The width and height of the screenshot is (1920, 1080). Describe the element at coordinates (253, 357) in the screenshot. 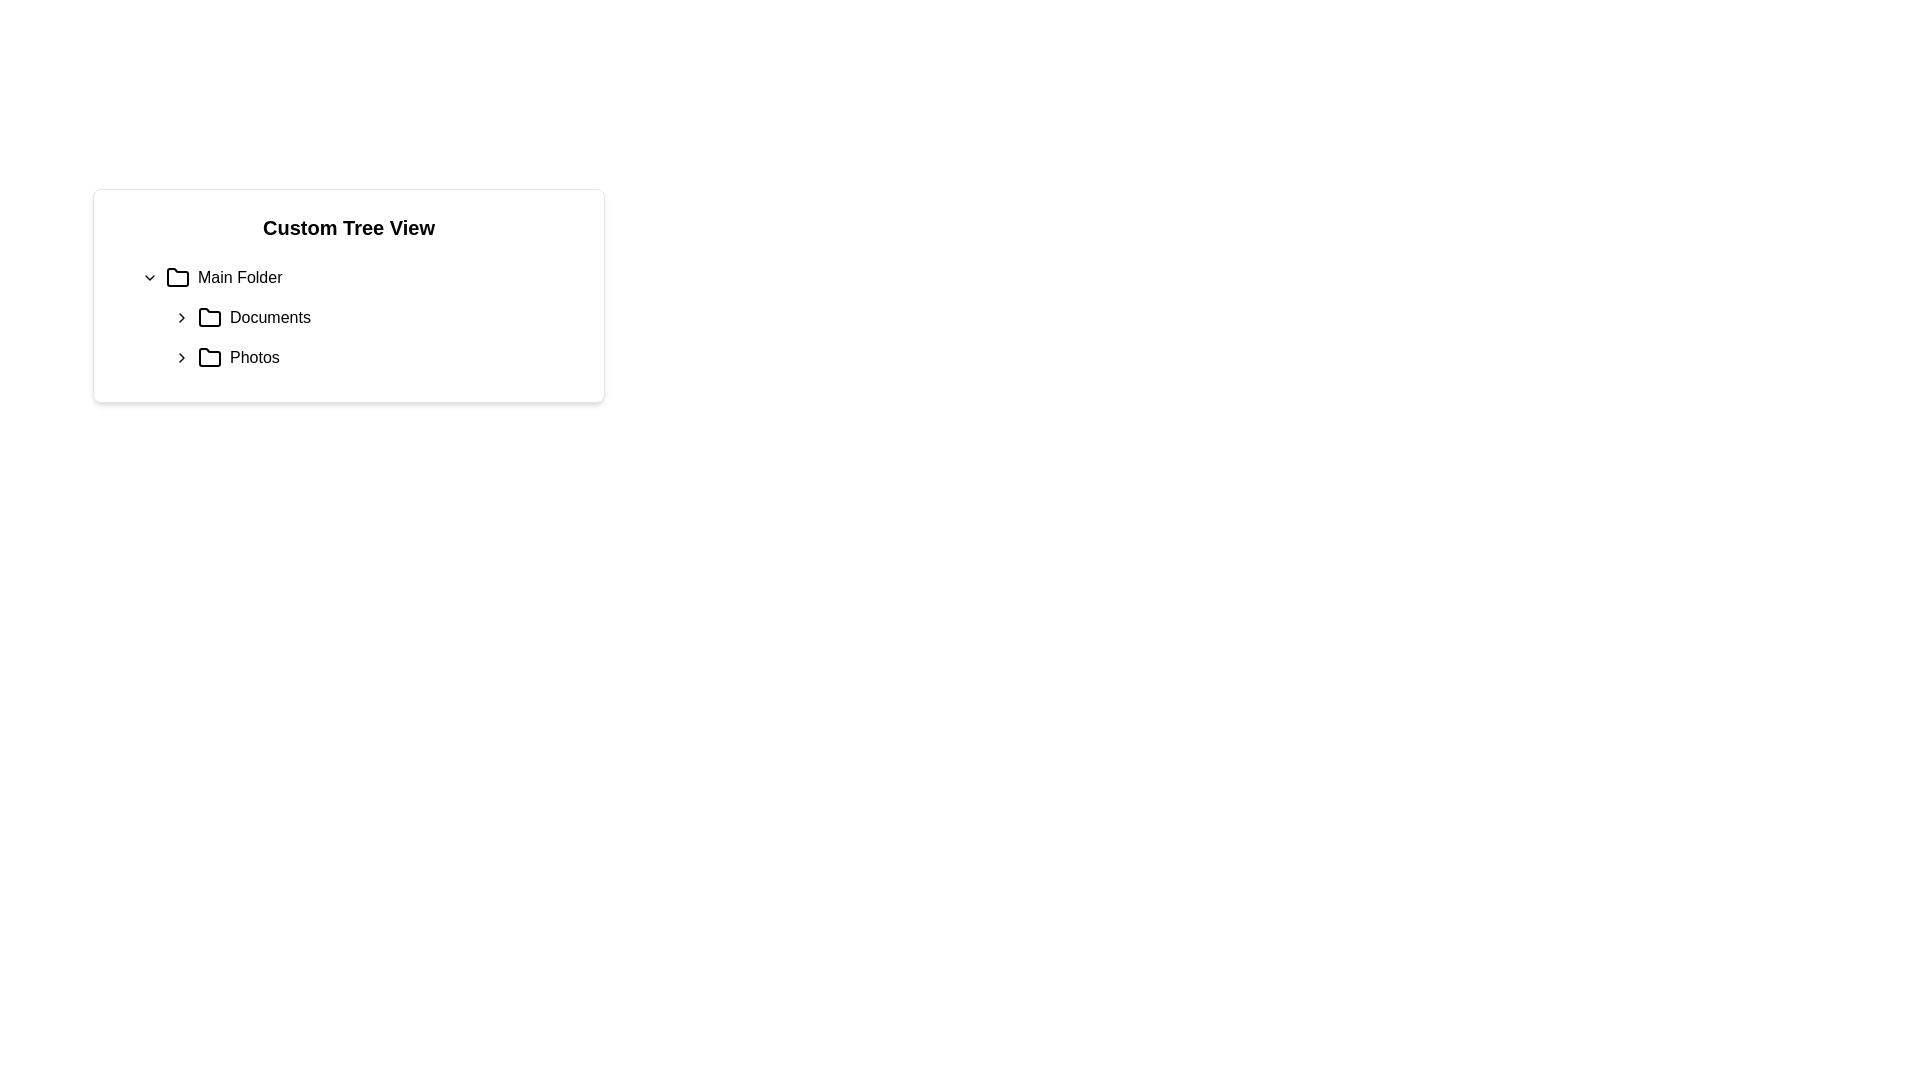

I see `the 'Photos' label in the tree view` at that location.